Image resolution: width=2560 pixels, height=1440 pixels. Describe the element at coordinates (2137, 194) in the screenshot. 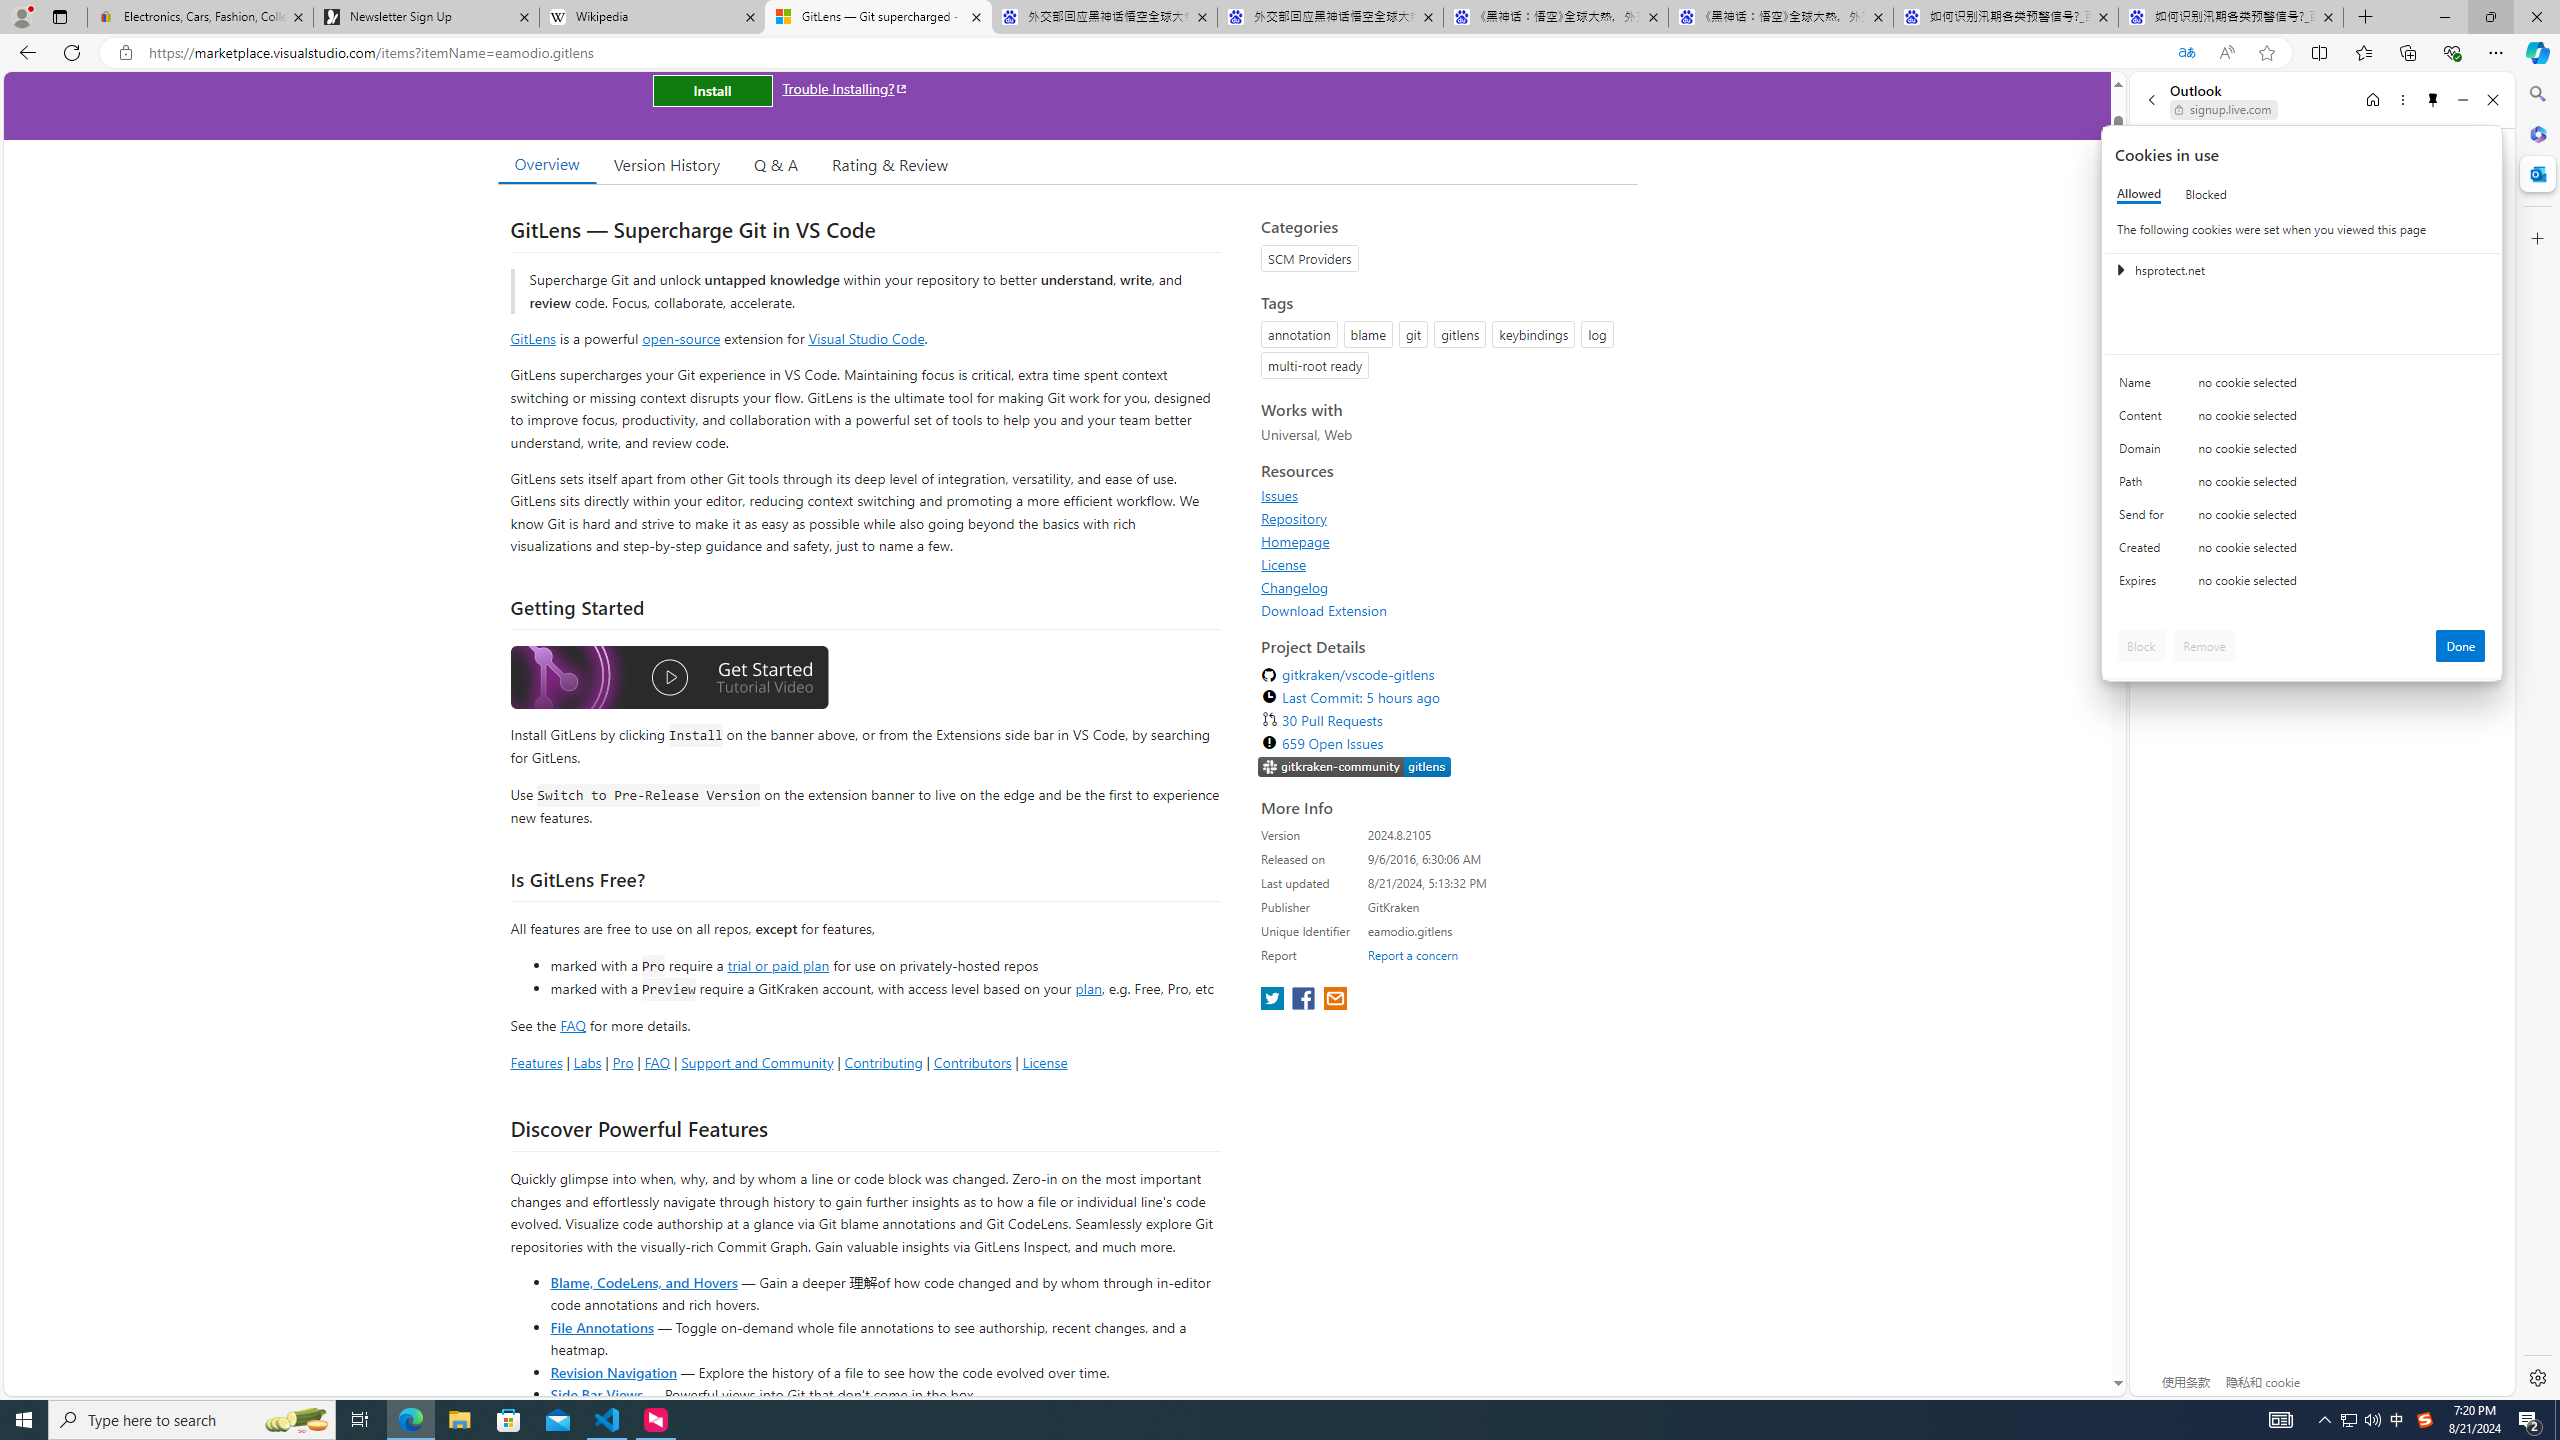

I see `'Allowed'` at that location.